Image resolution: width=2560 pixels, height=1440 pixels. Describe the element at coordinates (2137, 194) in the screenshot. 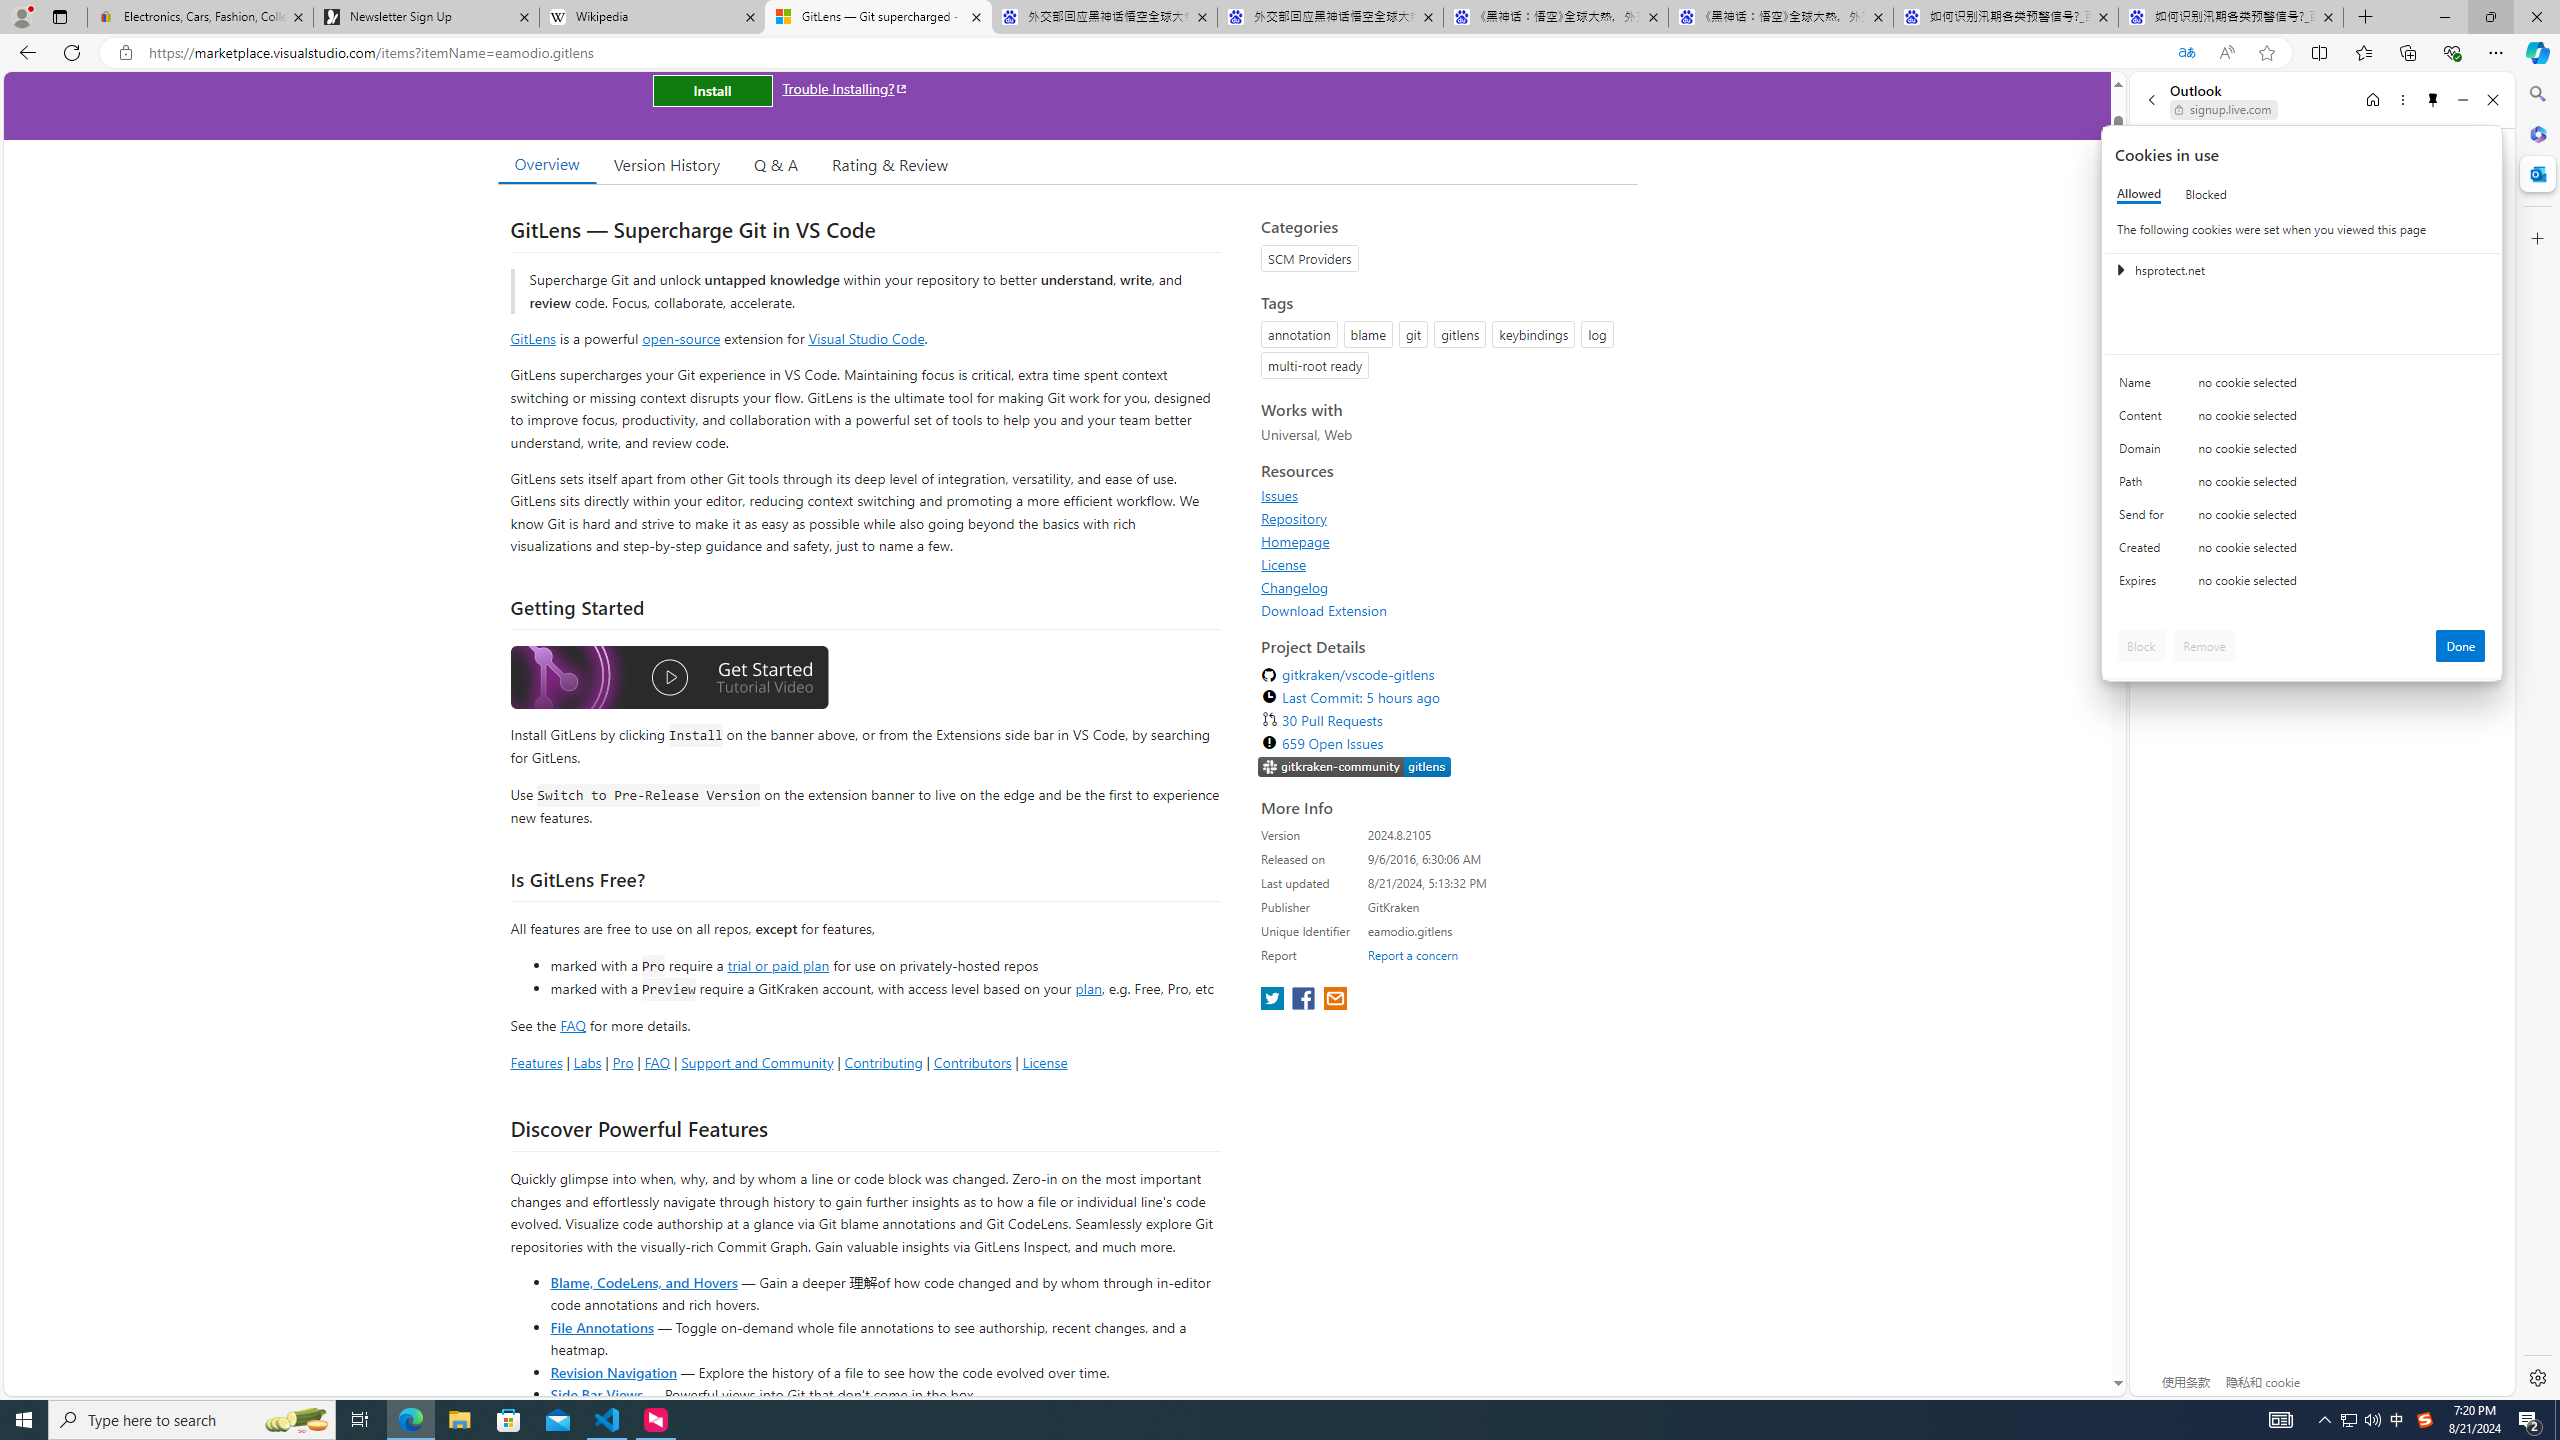

I see `'Allowed'` at that location.